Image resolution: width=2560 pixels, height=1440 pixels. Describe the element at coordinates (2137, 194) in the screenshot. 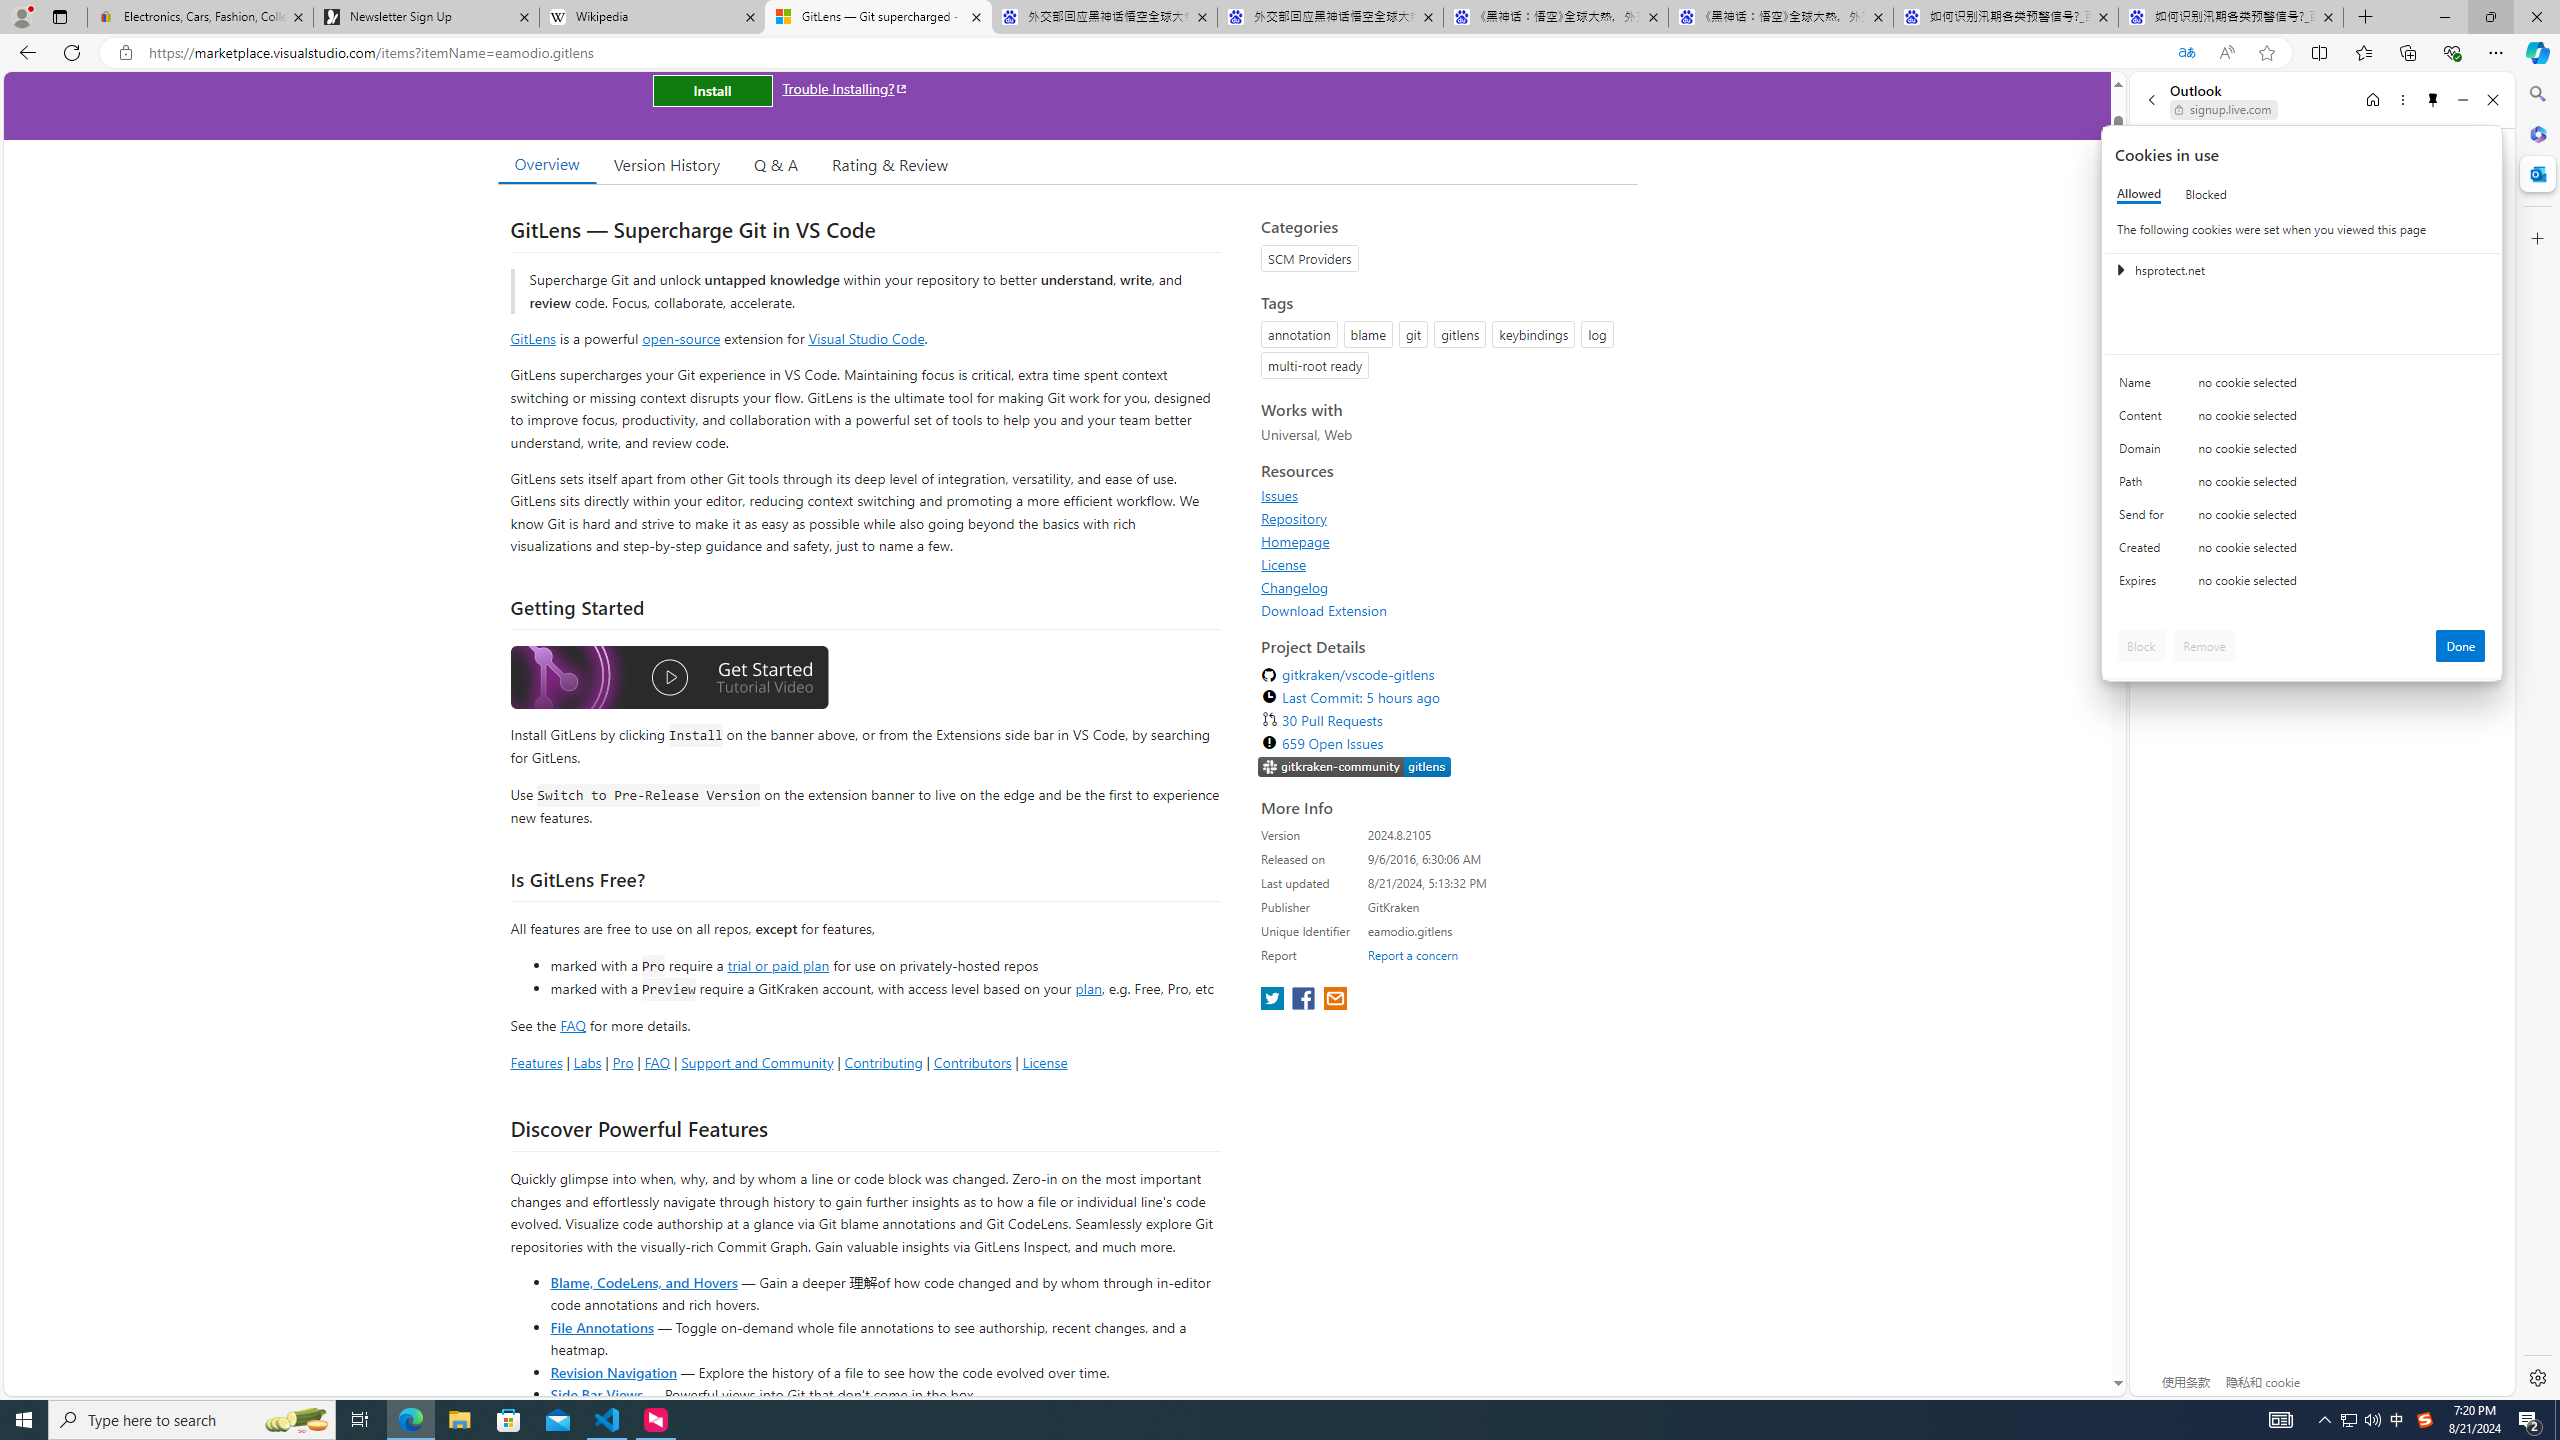

I see `'Allowed'` at that location.